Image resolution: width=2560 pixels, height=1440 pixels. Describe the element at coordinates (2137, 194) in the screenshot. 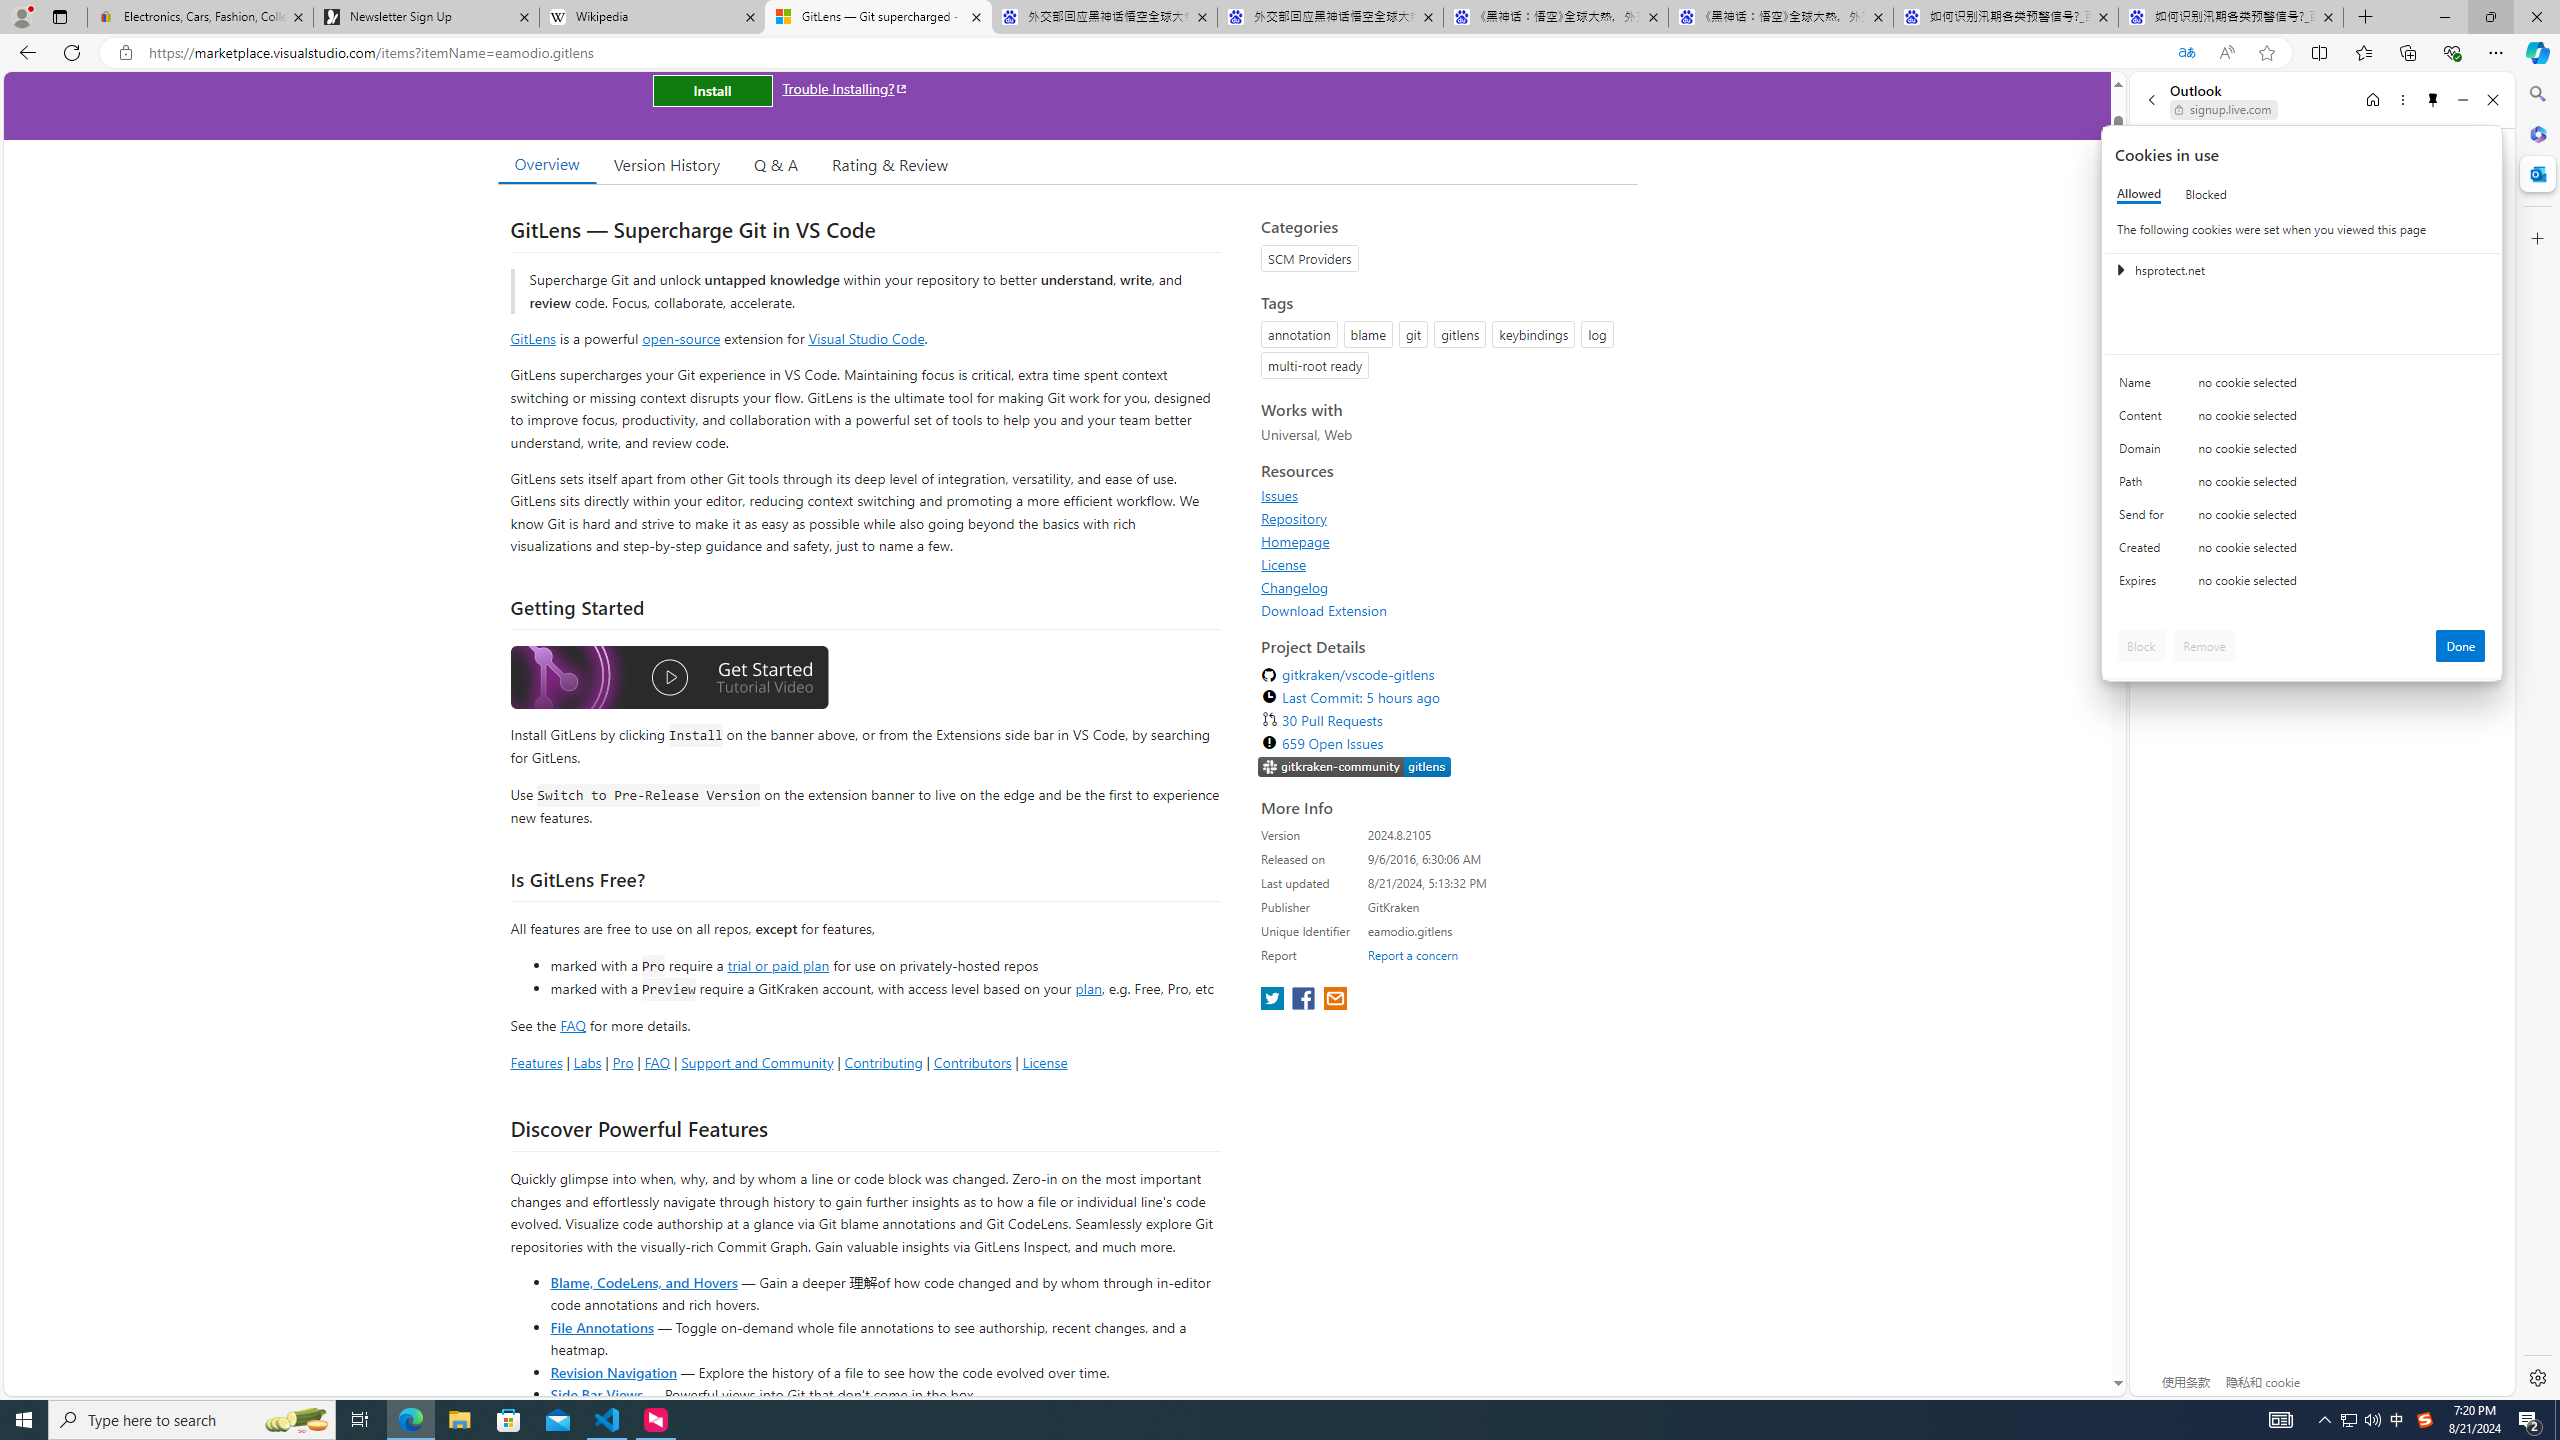

I see `'Allowed'` at that location.